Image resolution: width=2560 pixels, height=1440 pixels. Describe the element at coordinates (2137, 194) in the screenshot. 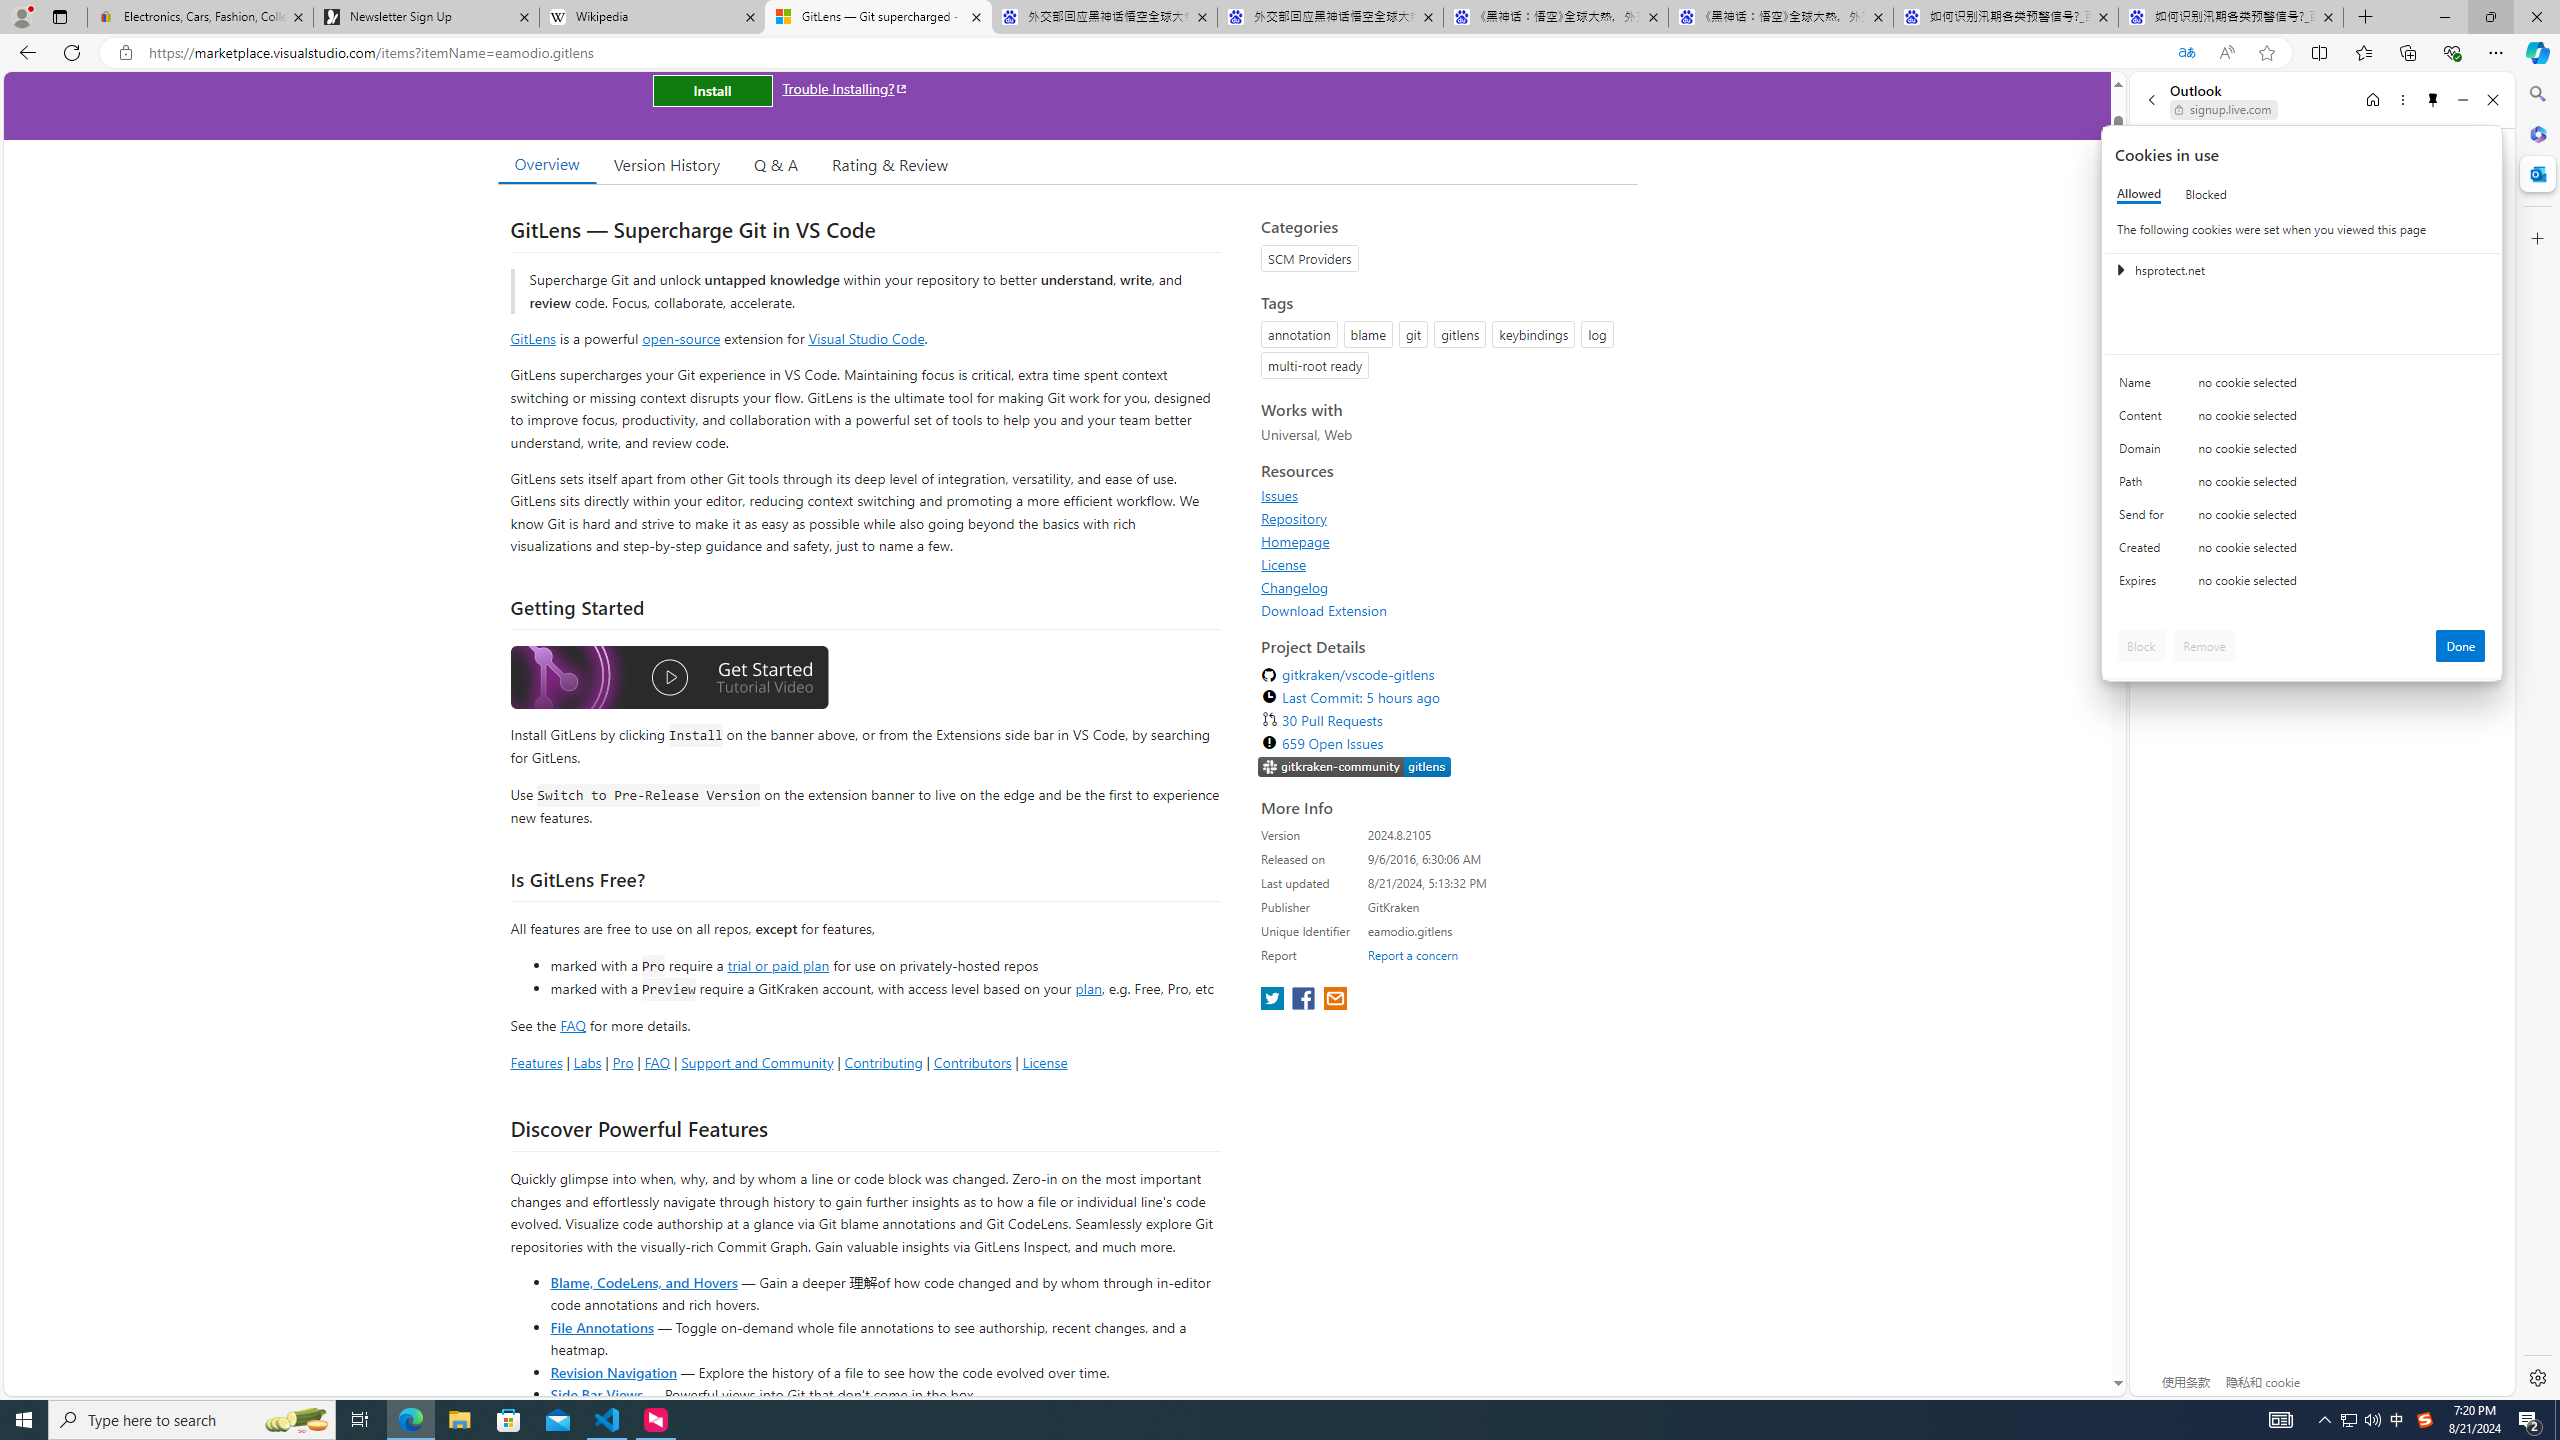

I see `'Allowed'` at that location.